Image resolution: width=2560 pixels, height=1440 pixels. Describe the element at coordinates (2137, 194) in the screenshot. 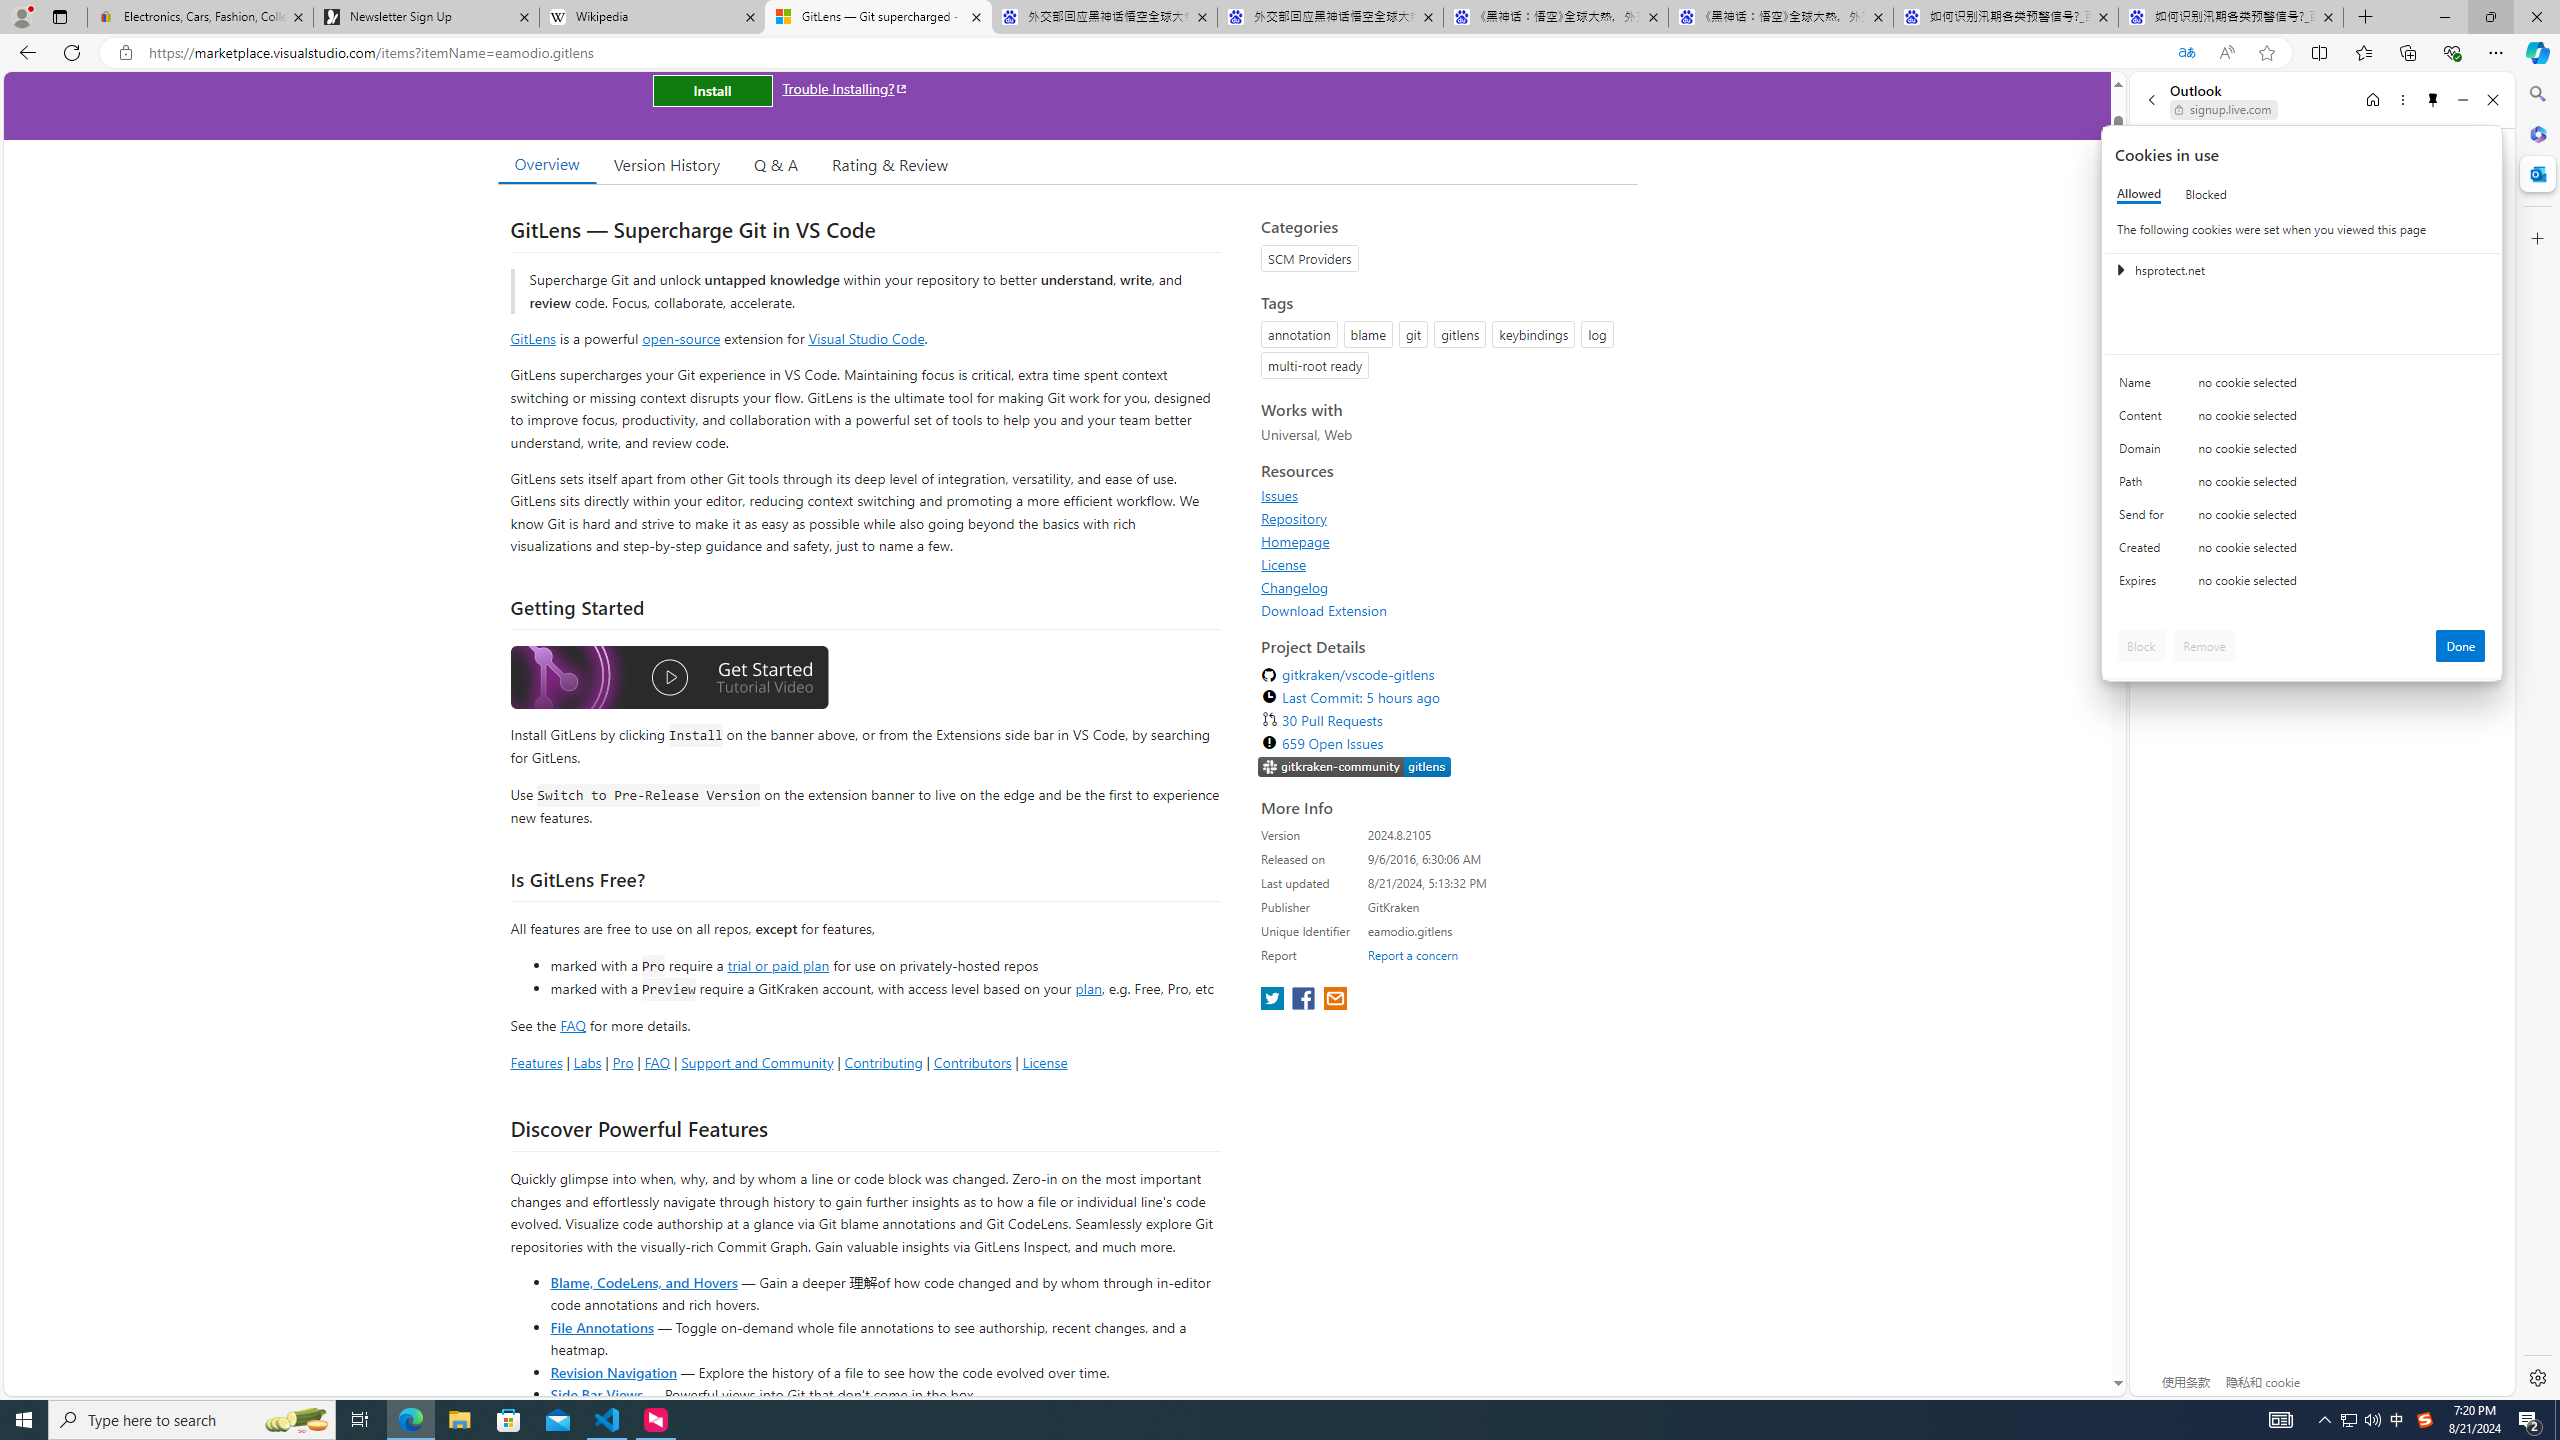

I see `'Allowed'` at that location.